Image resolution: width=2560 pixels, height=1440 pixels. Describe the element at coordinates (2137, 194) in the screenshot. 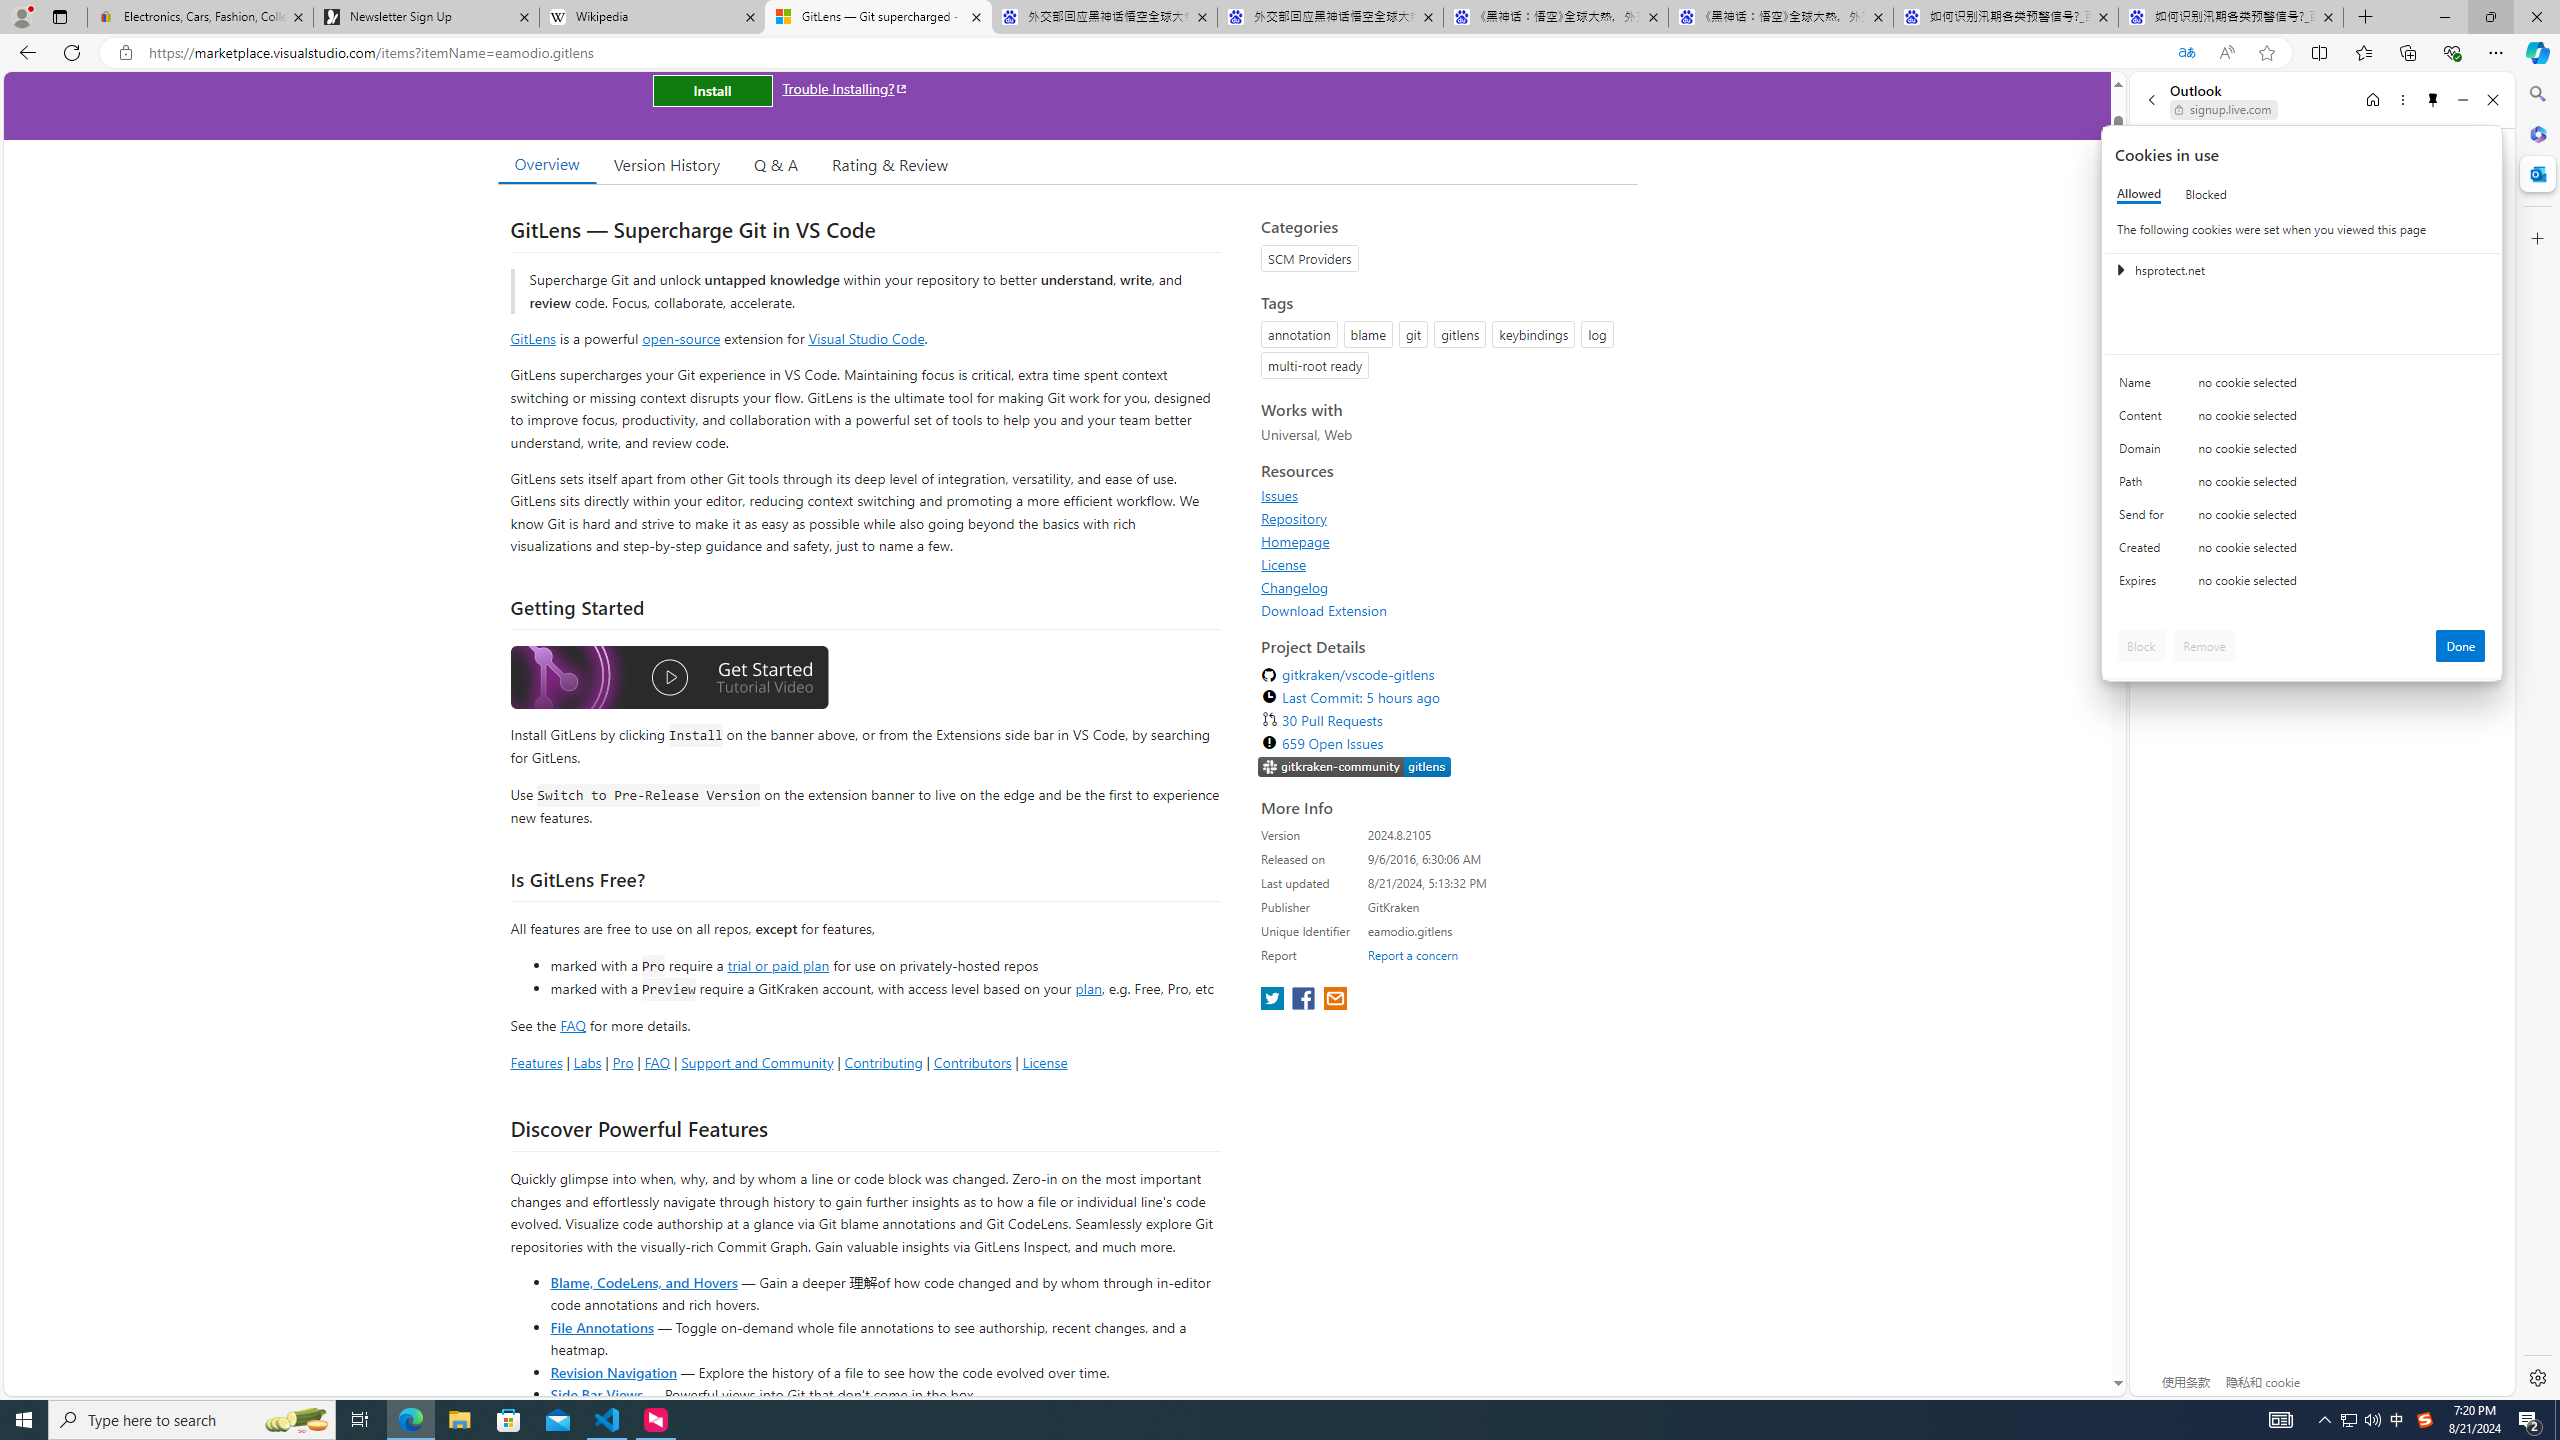

I see `'Allowed'` at that location.